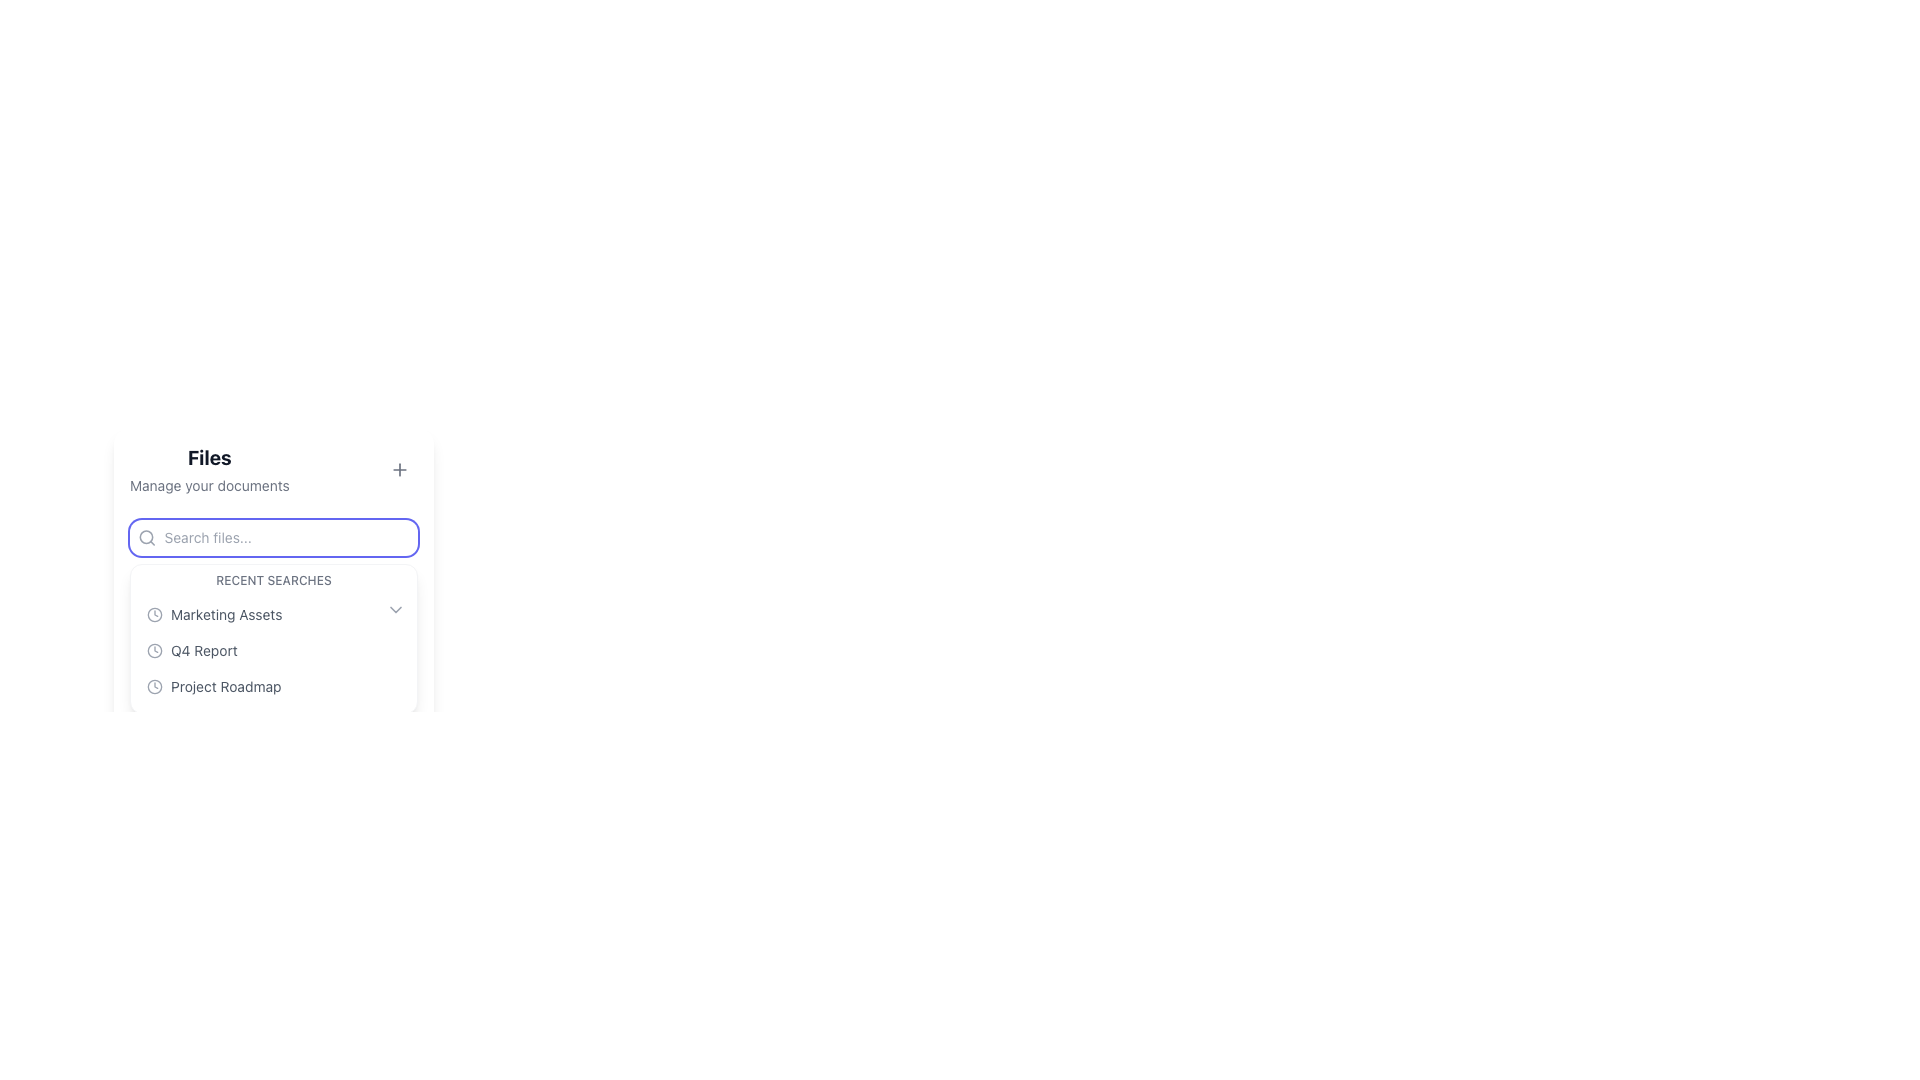 The image size is (1920, 1080). What do you see at coordinates (145, 536) in the screenshot?
I see `the circular element that is part of the search icon located on the left side of the search bar in the upper section of the interface` at bounding box center [145, 536].